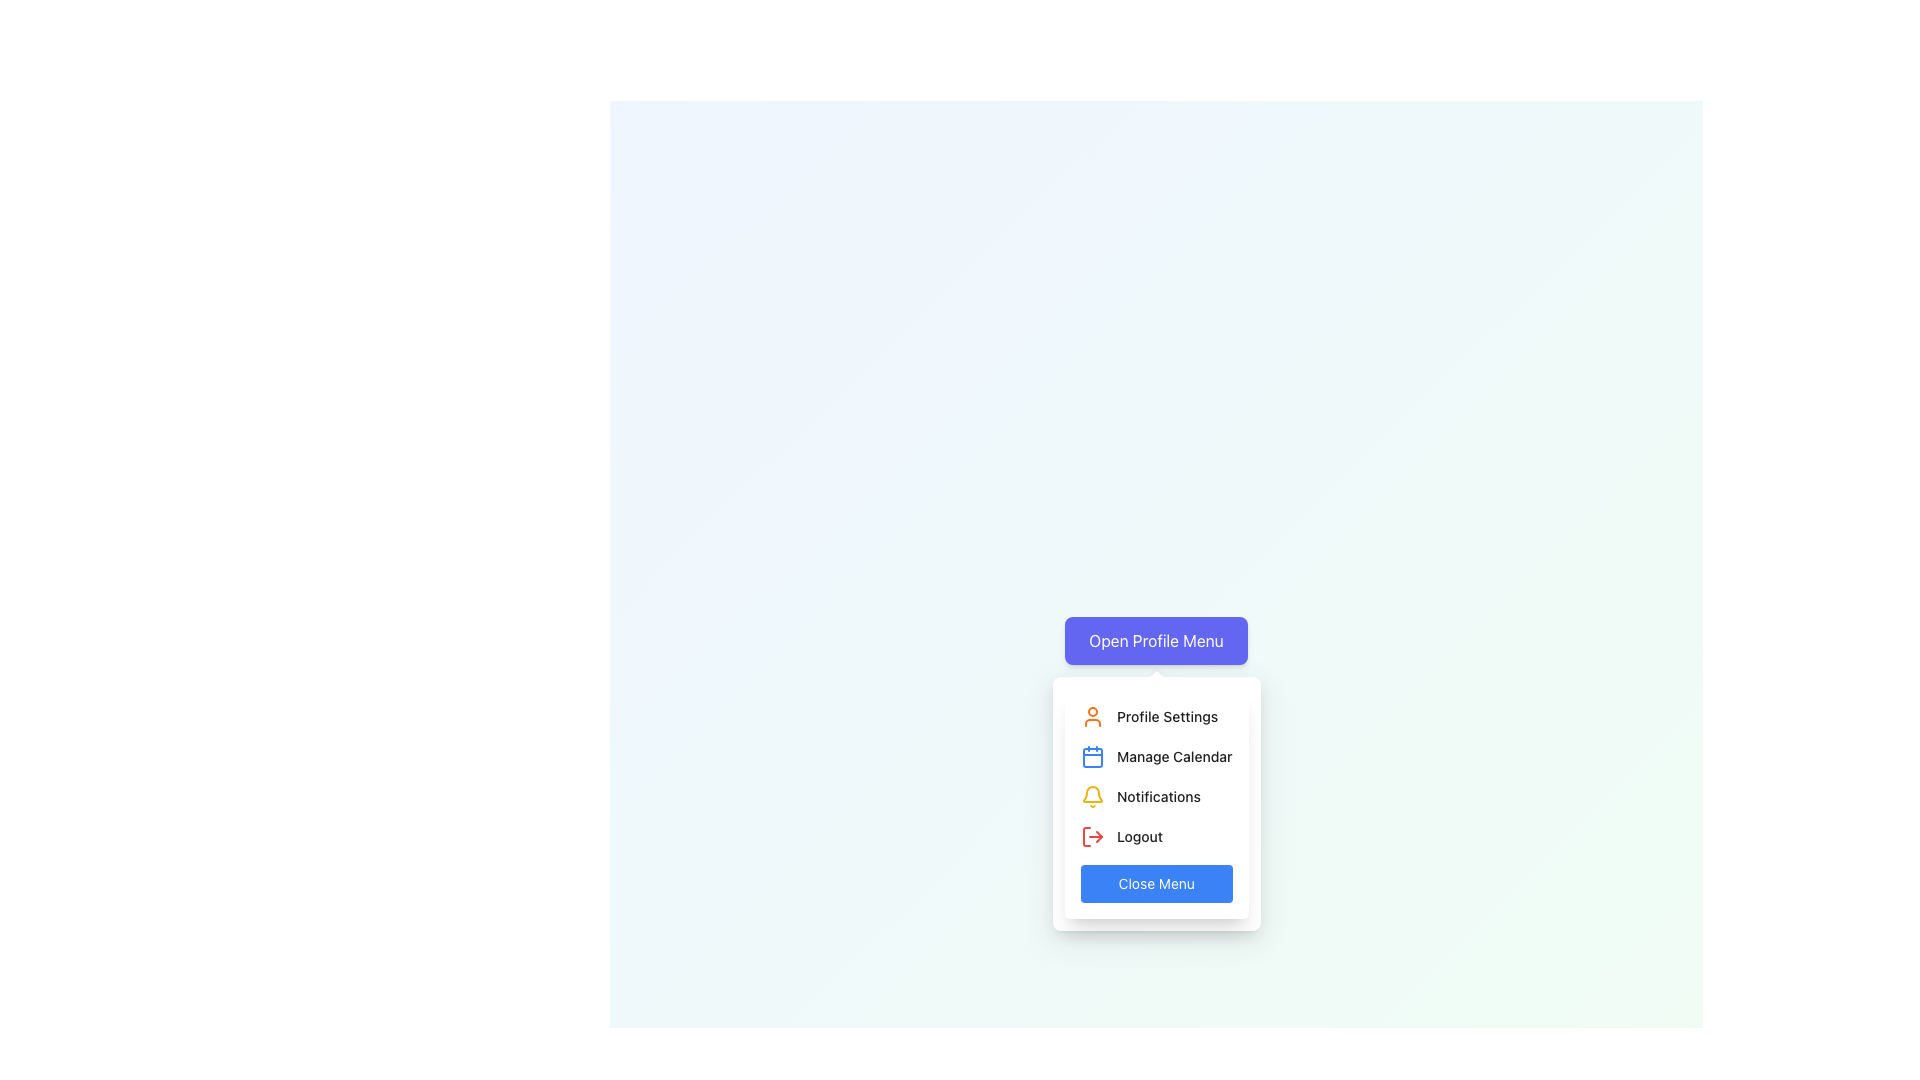 This screenshot has height=1080, width=1920. I want to click on the button that toggles the visibility of the associated dropdown menu containing profile-related options, located centrally at the top of a pop-up menu, so click(1156, 640).